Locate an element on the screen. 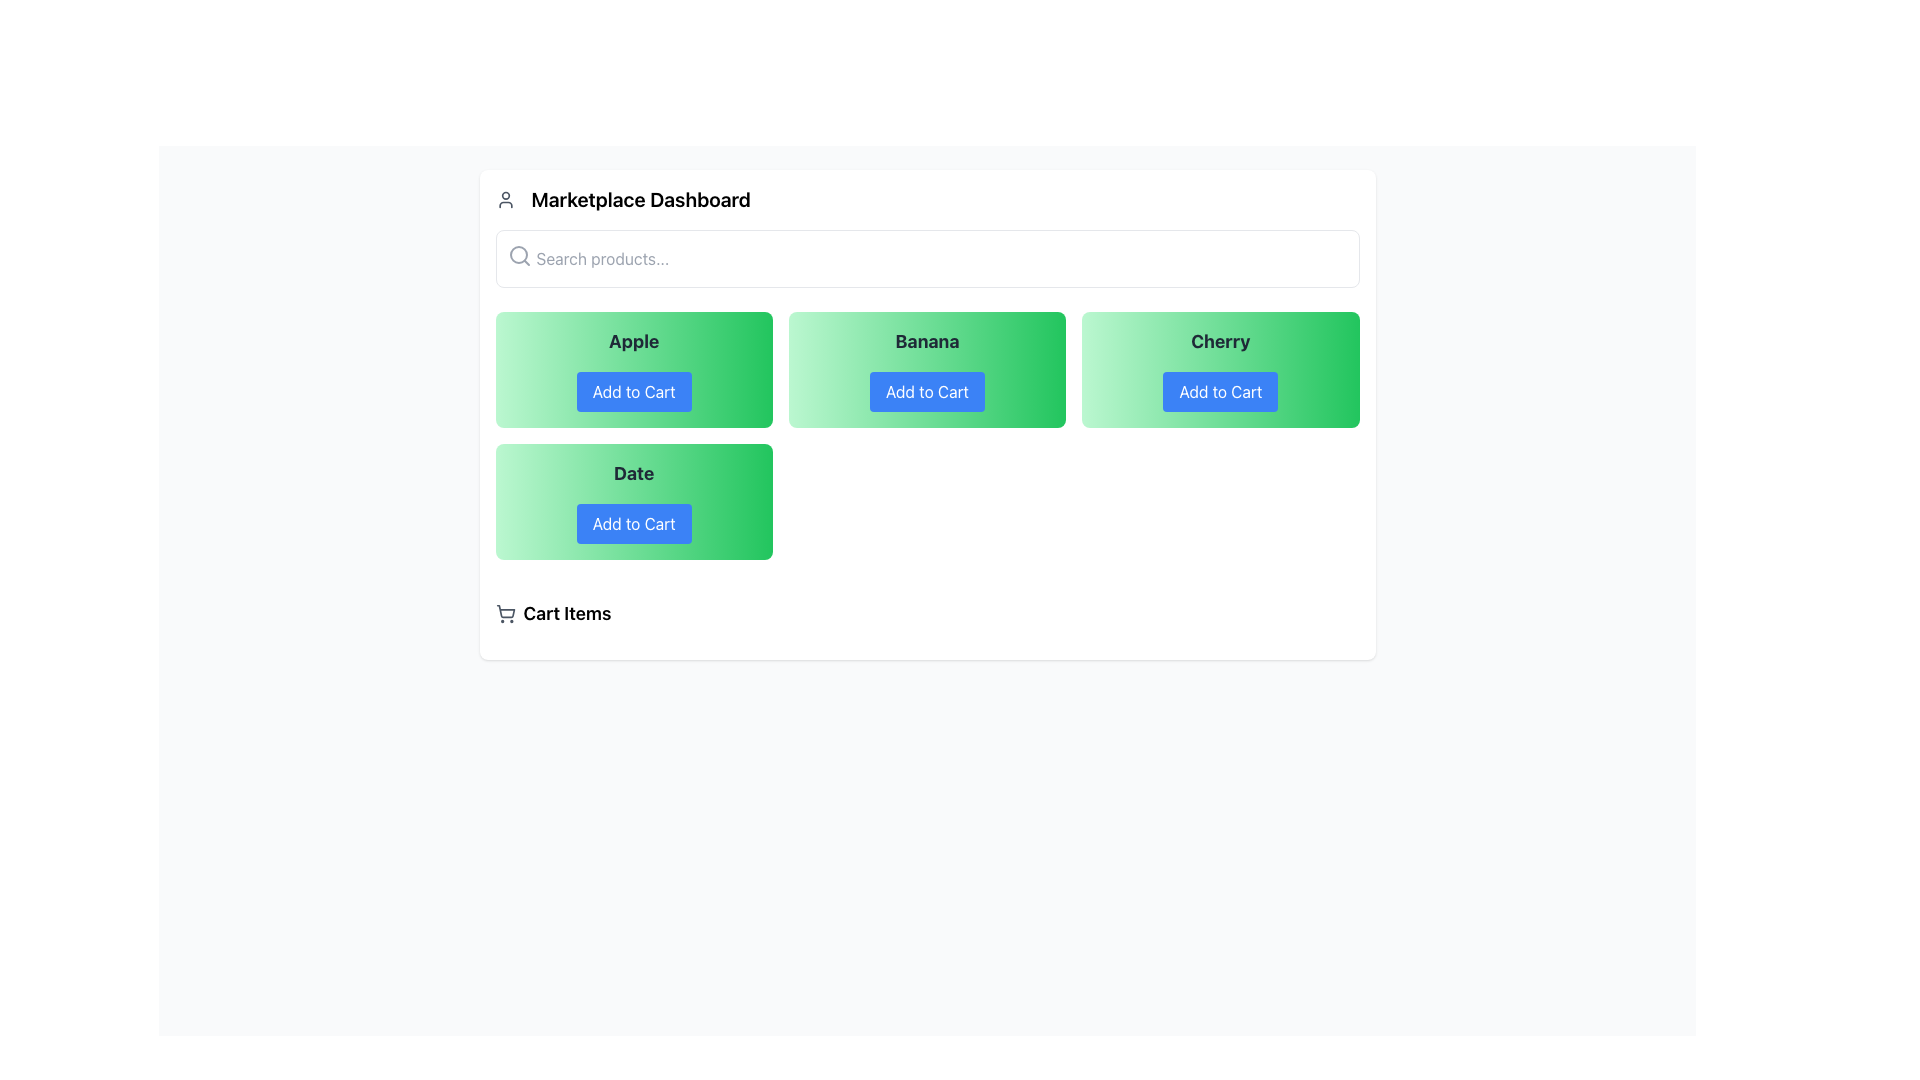 Image resolution: width=1920 pixels, height=1080 pixels. the 'Add to Cart' button with white text on a blue background, located below the 'Banana' label, to trigger the hover state is located at coordinates (926, 392).